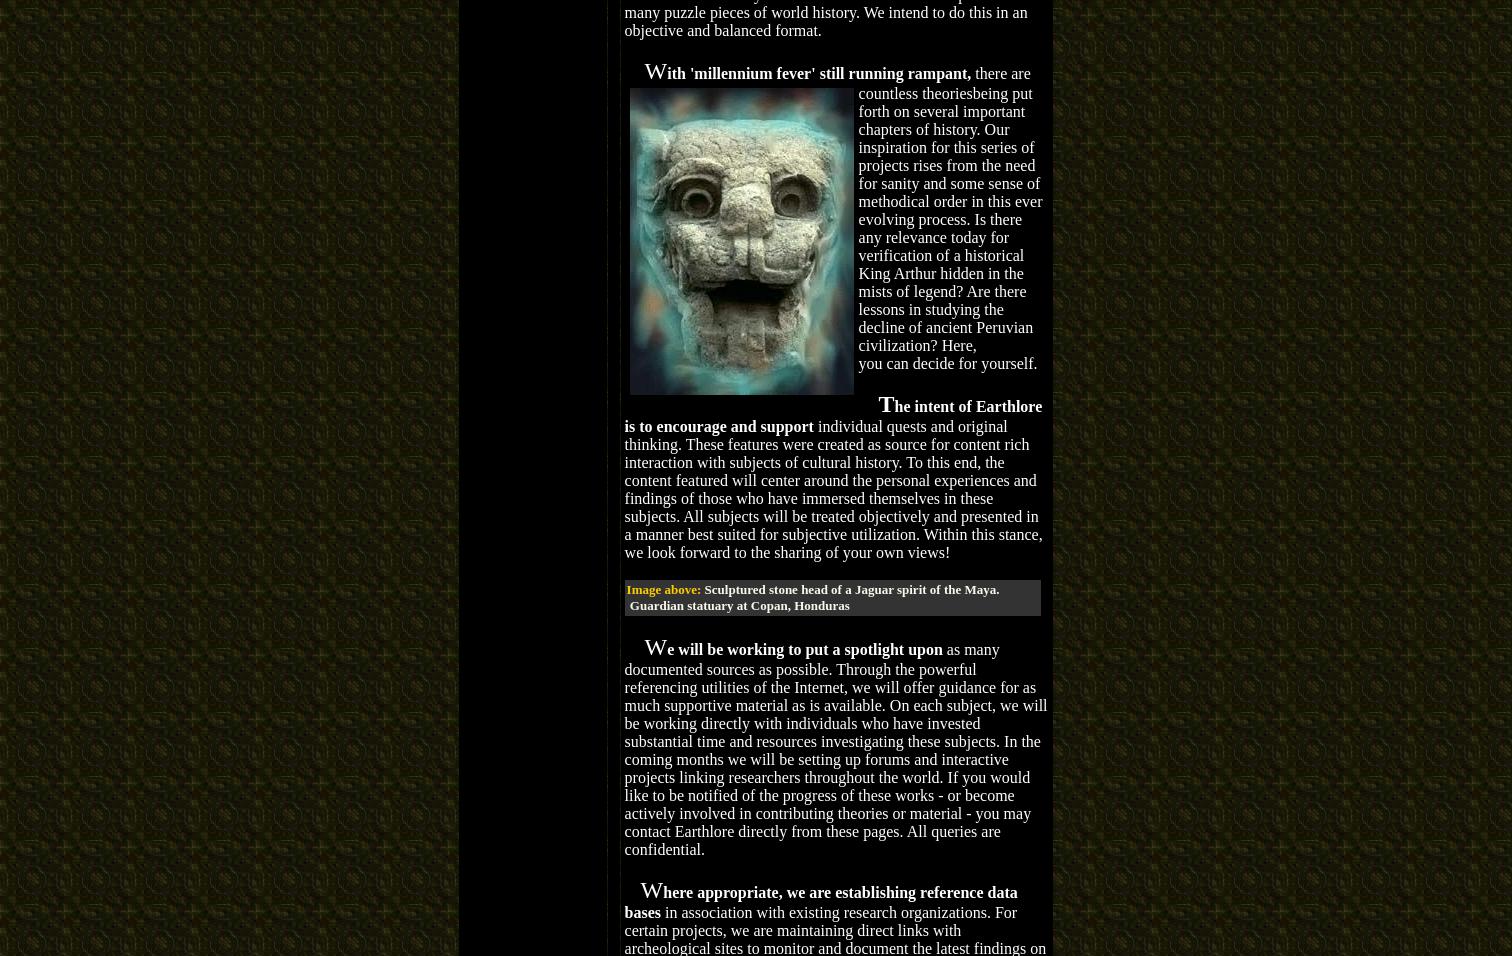  Describe the element at coordinates (832, 415) in the screenshot. I see `'he 
        intent of Earthlore is to encourage and support'` at that location.